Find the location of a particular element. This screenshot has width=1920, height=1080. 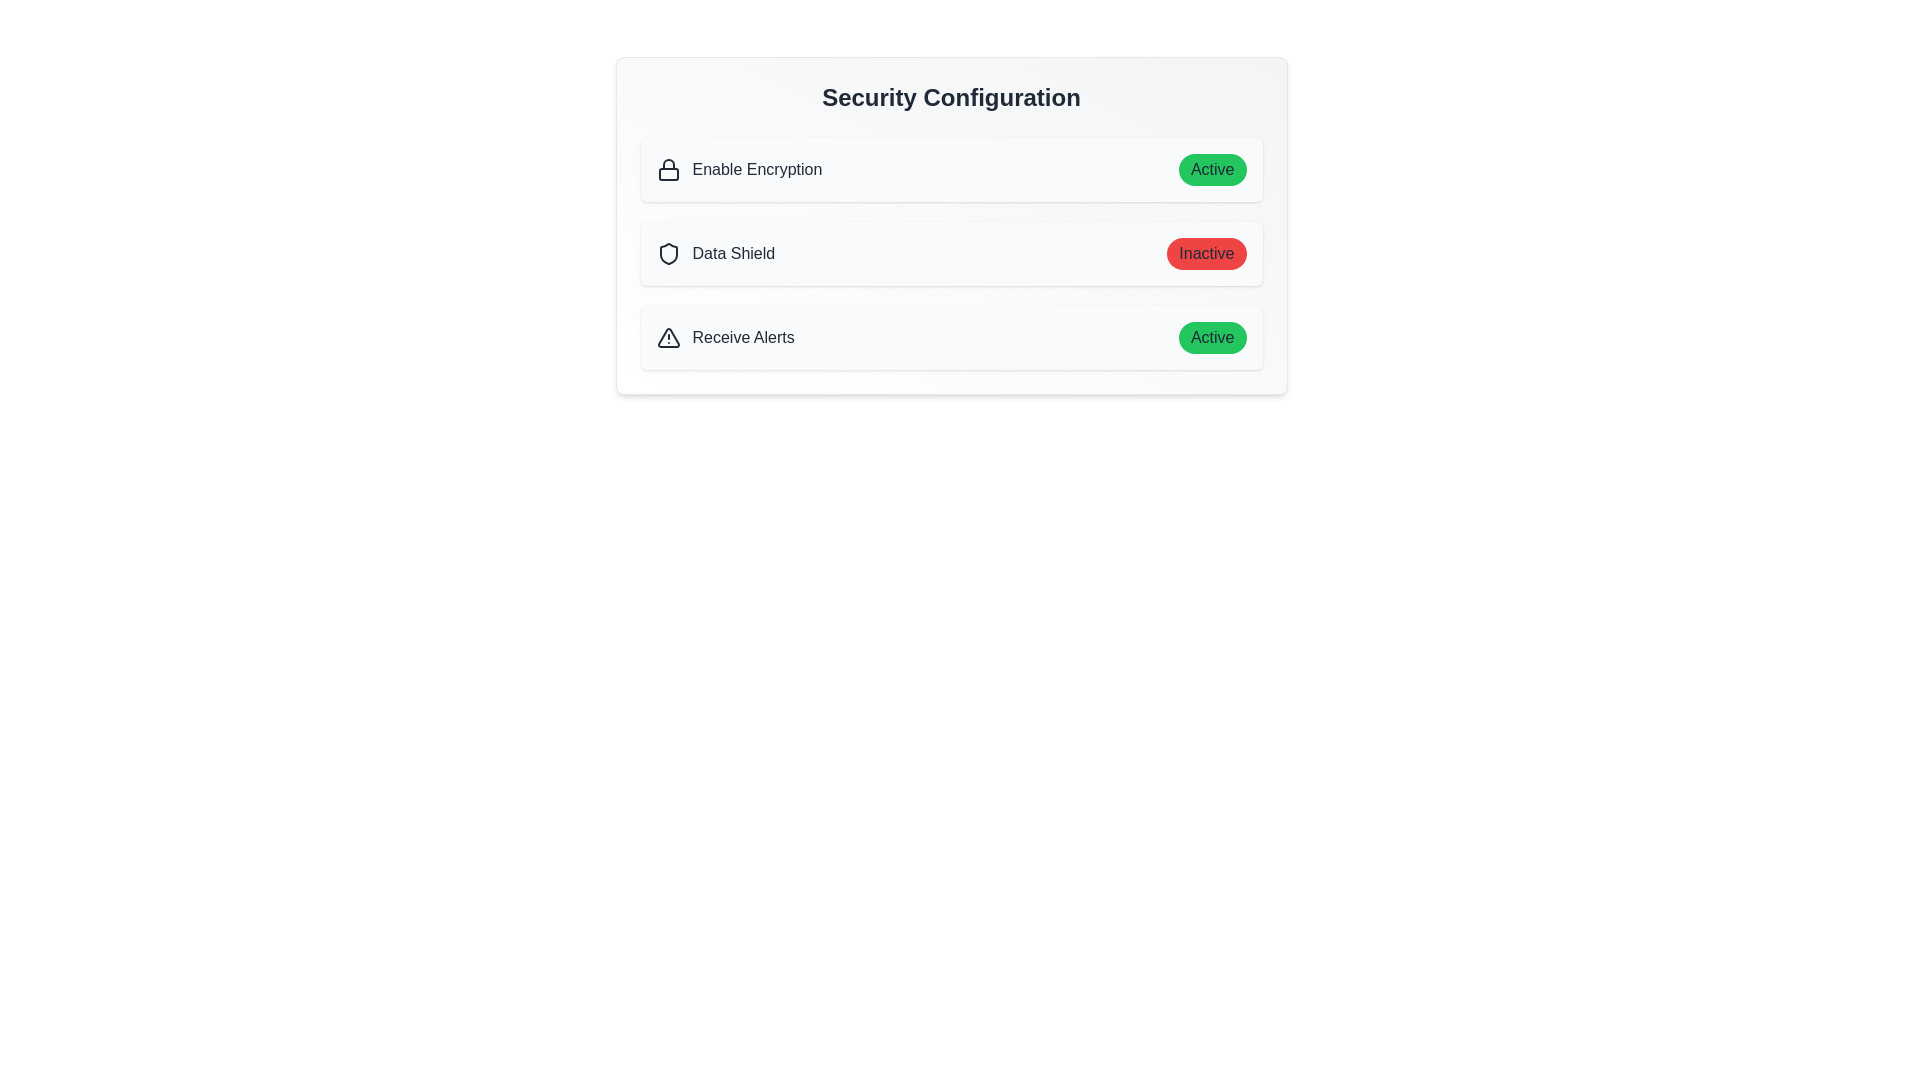

the green, pill-shaped button labeled 'Active' is located at coordinates (1211, 168).